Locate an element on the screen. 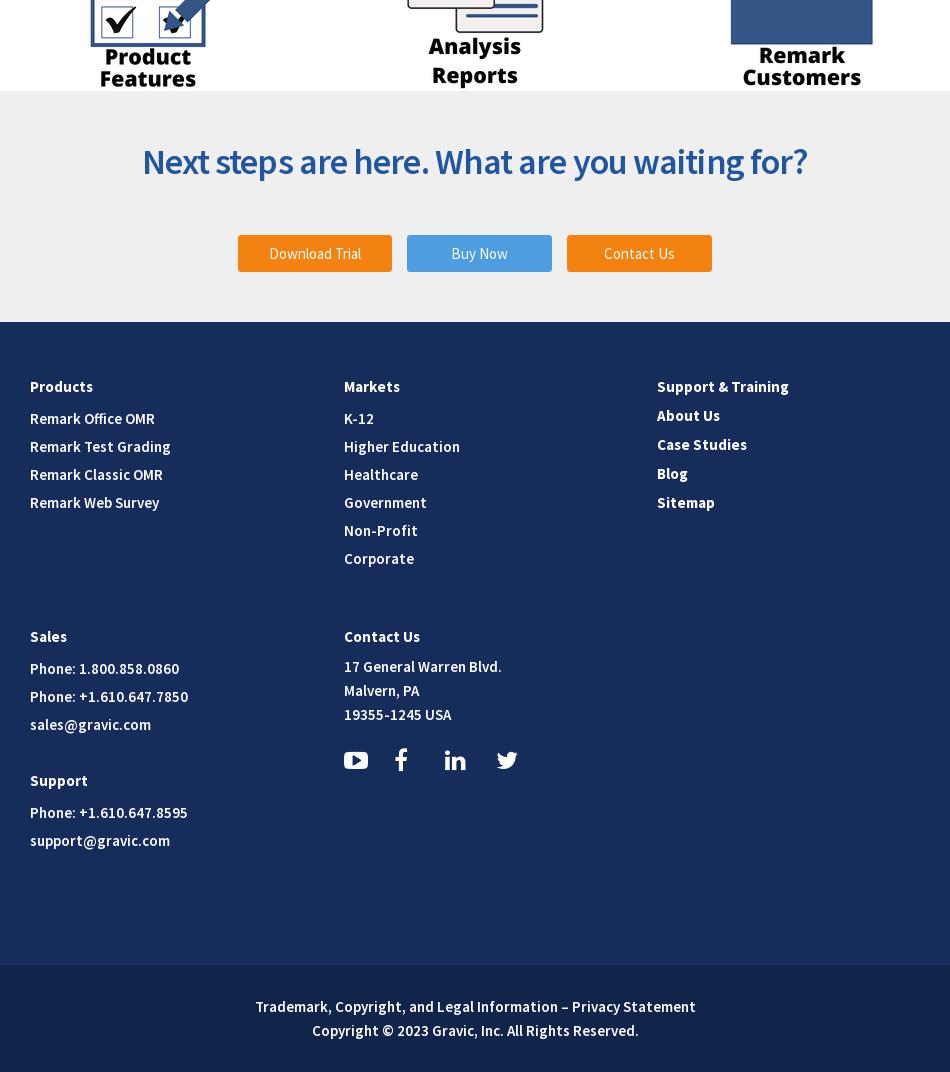 This screenshot has height=1072, width=950. 'Phone: 1.800.858.0860' is located at coordinates (104, 667).